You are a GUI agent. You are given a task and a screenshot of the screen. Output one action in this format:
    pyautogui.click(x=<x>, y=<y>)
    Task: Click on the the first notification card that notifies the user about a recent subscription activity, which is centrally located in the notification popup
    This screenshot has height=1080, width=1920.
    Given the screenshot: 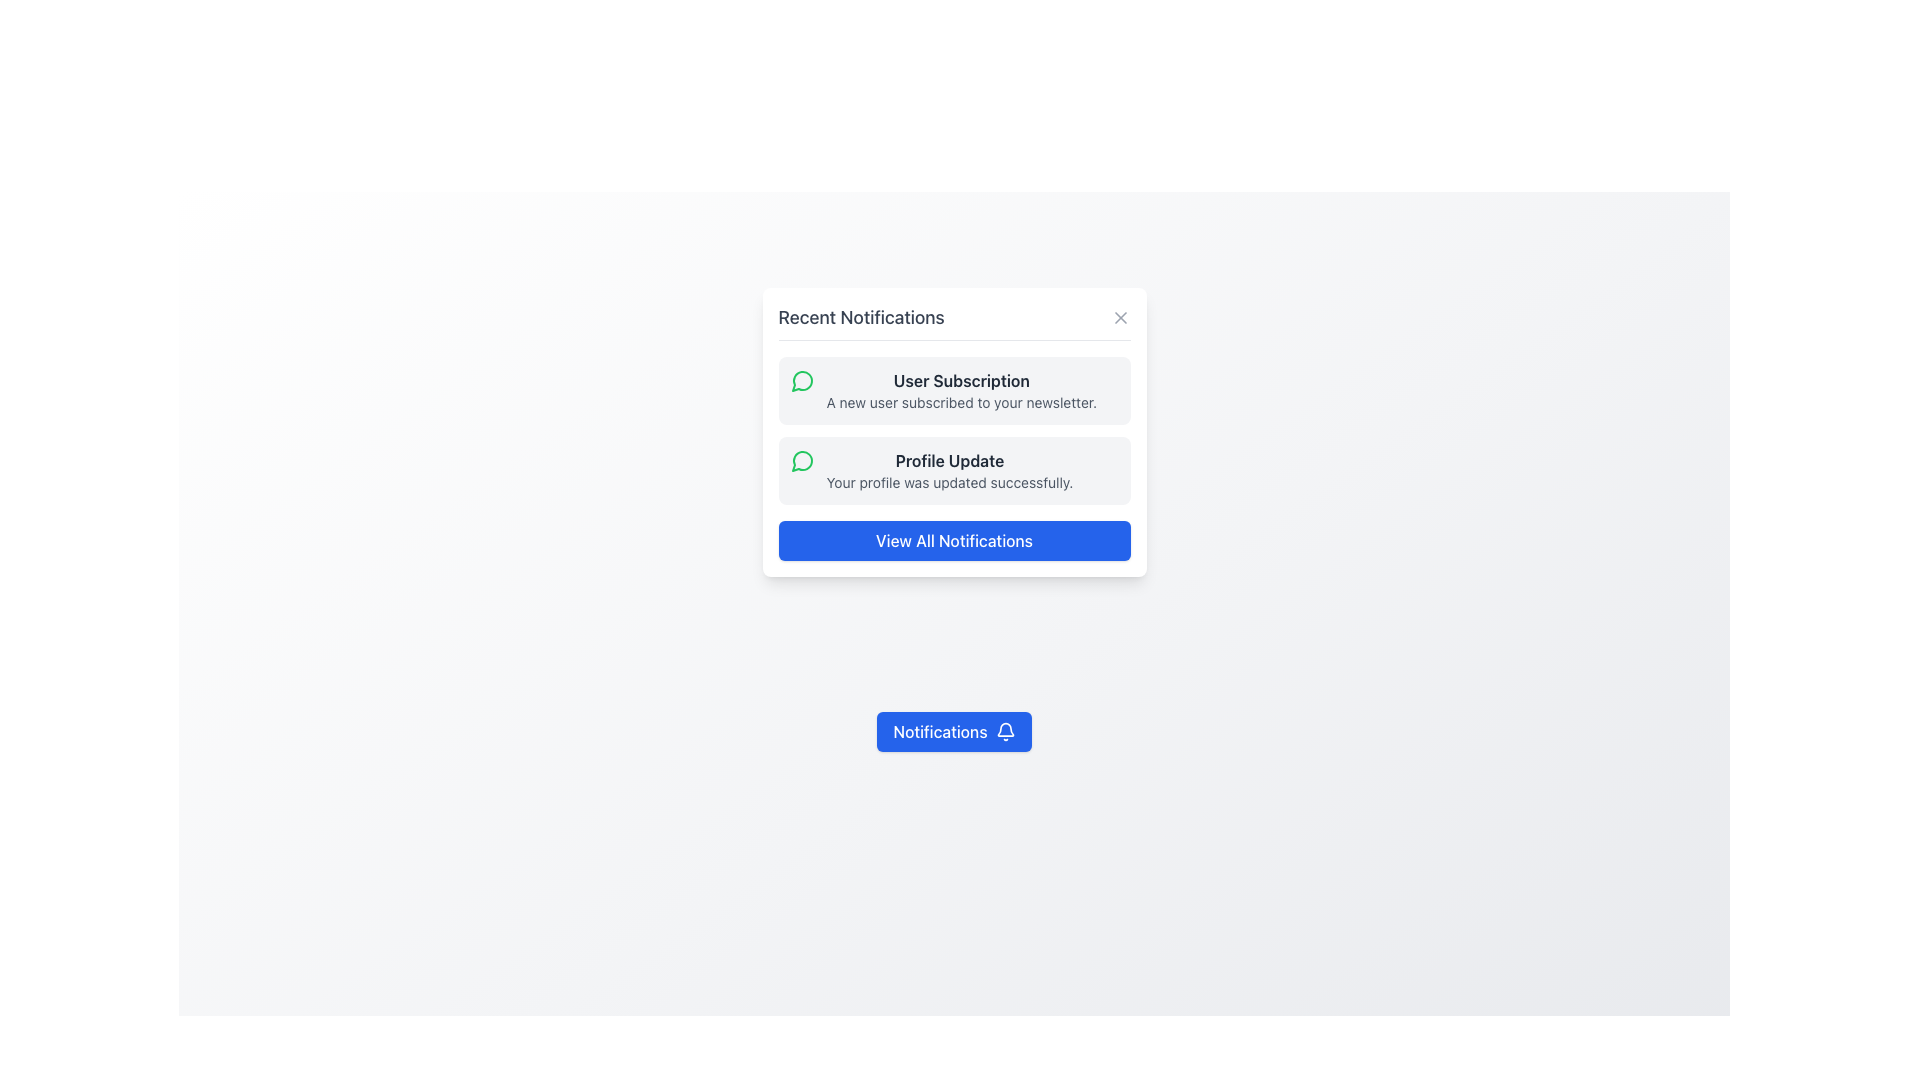 What is the action you would take?
    pyautogui.click(x=953, y=390)
    